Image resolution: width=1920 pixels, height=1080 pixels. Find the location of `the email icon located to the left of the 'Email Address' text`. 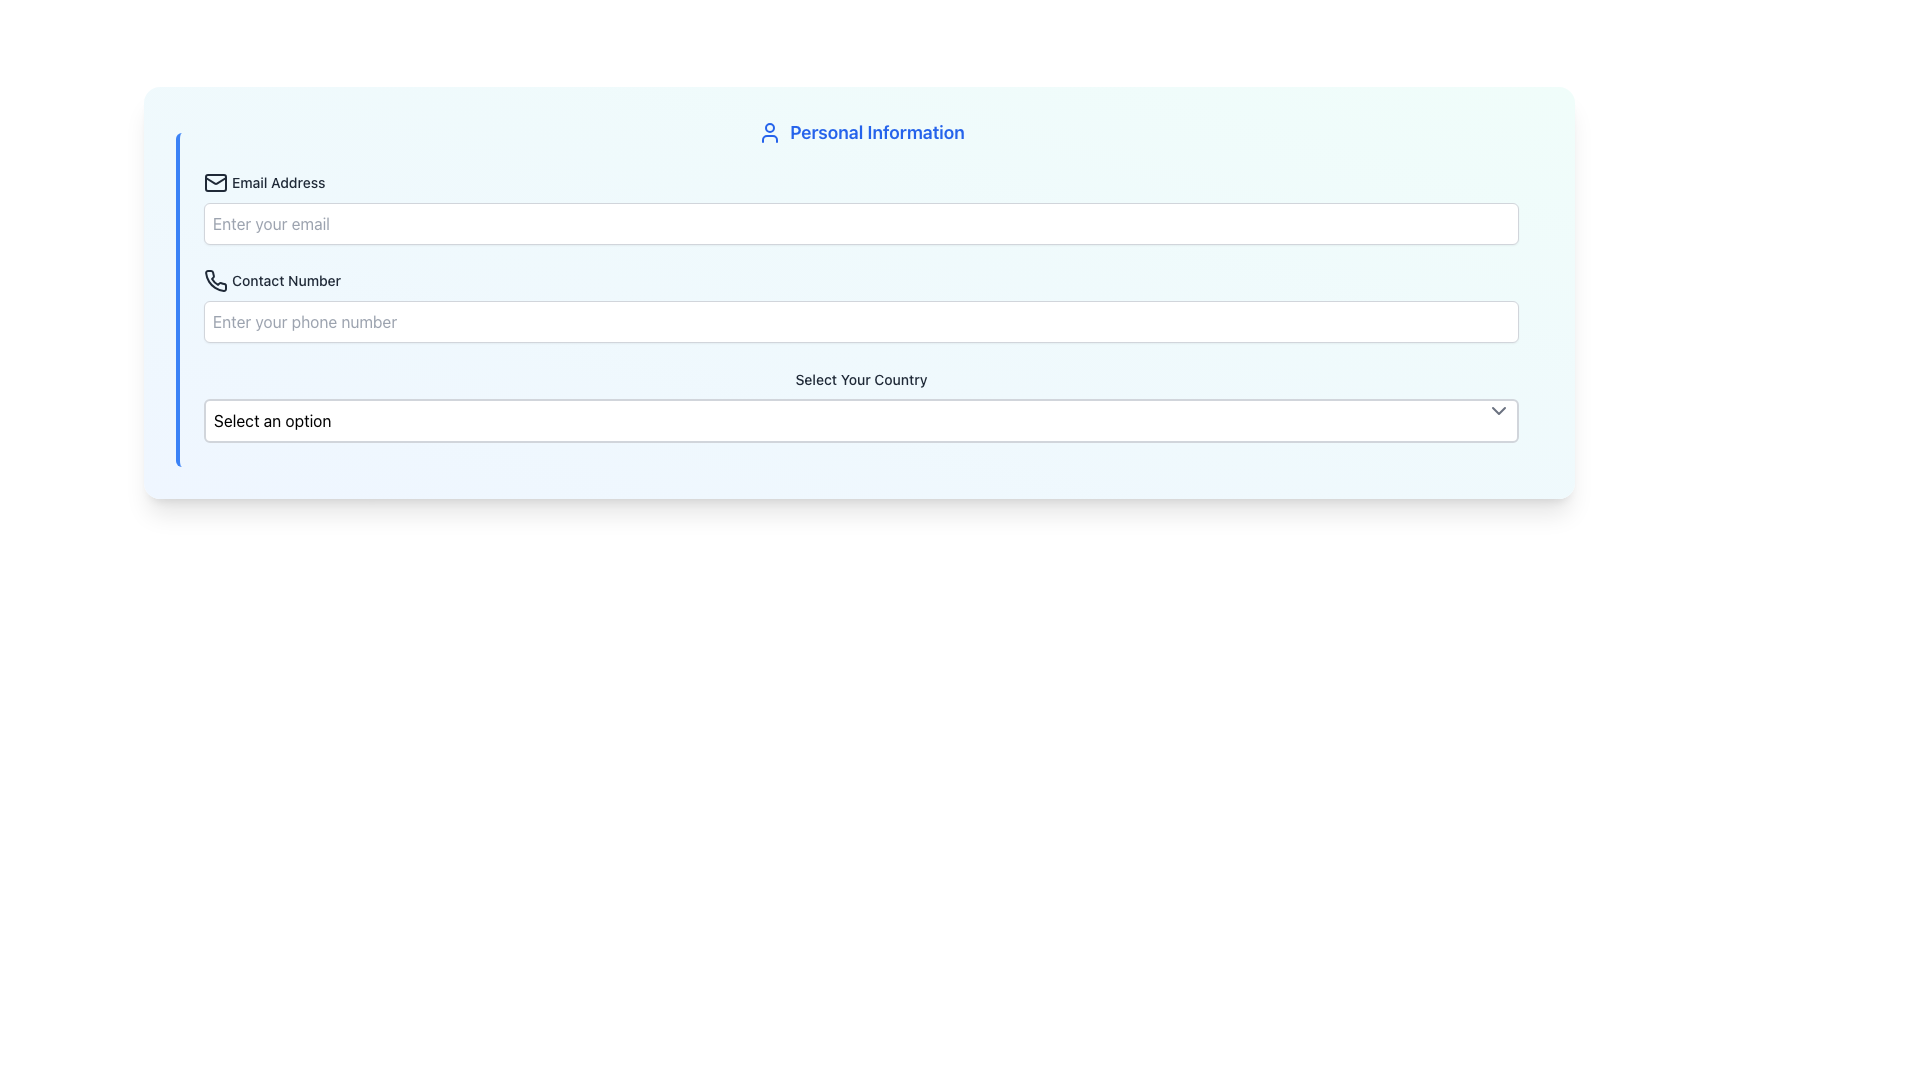

the email icon located to the left of the 'Email Address' text is located at coordinates (216, 182).